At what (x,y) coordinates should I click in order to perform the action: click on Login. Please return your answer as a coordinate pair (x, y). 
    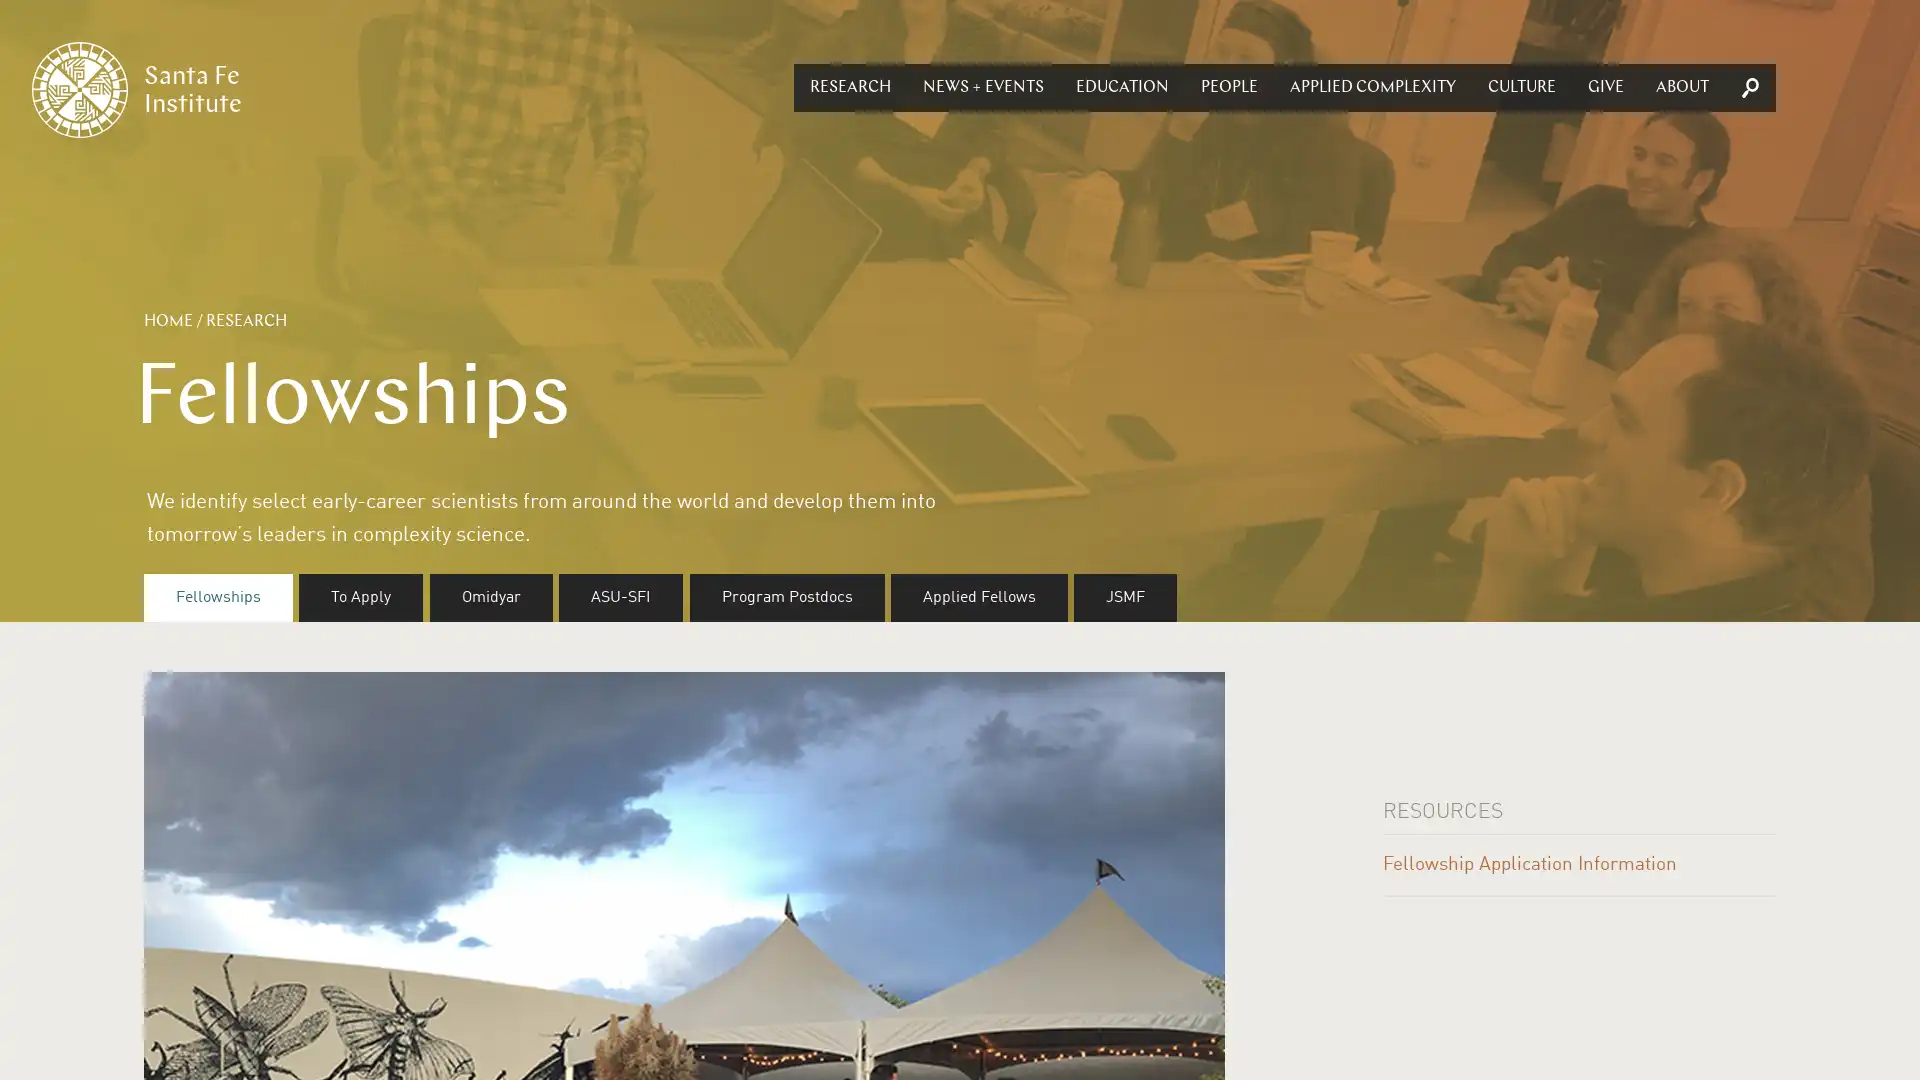
    Looking at the image, I should click on (950, 498).